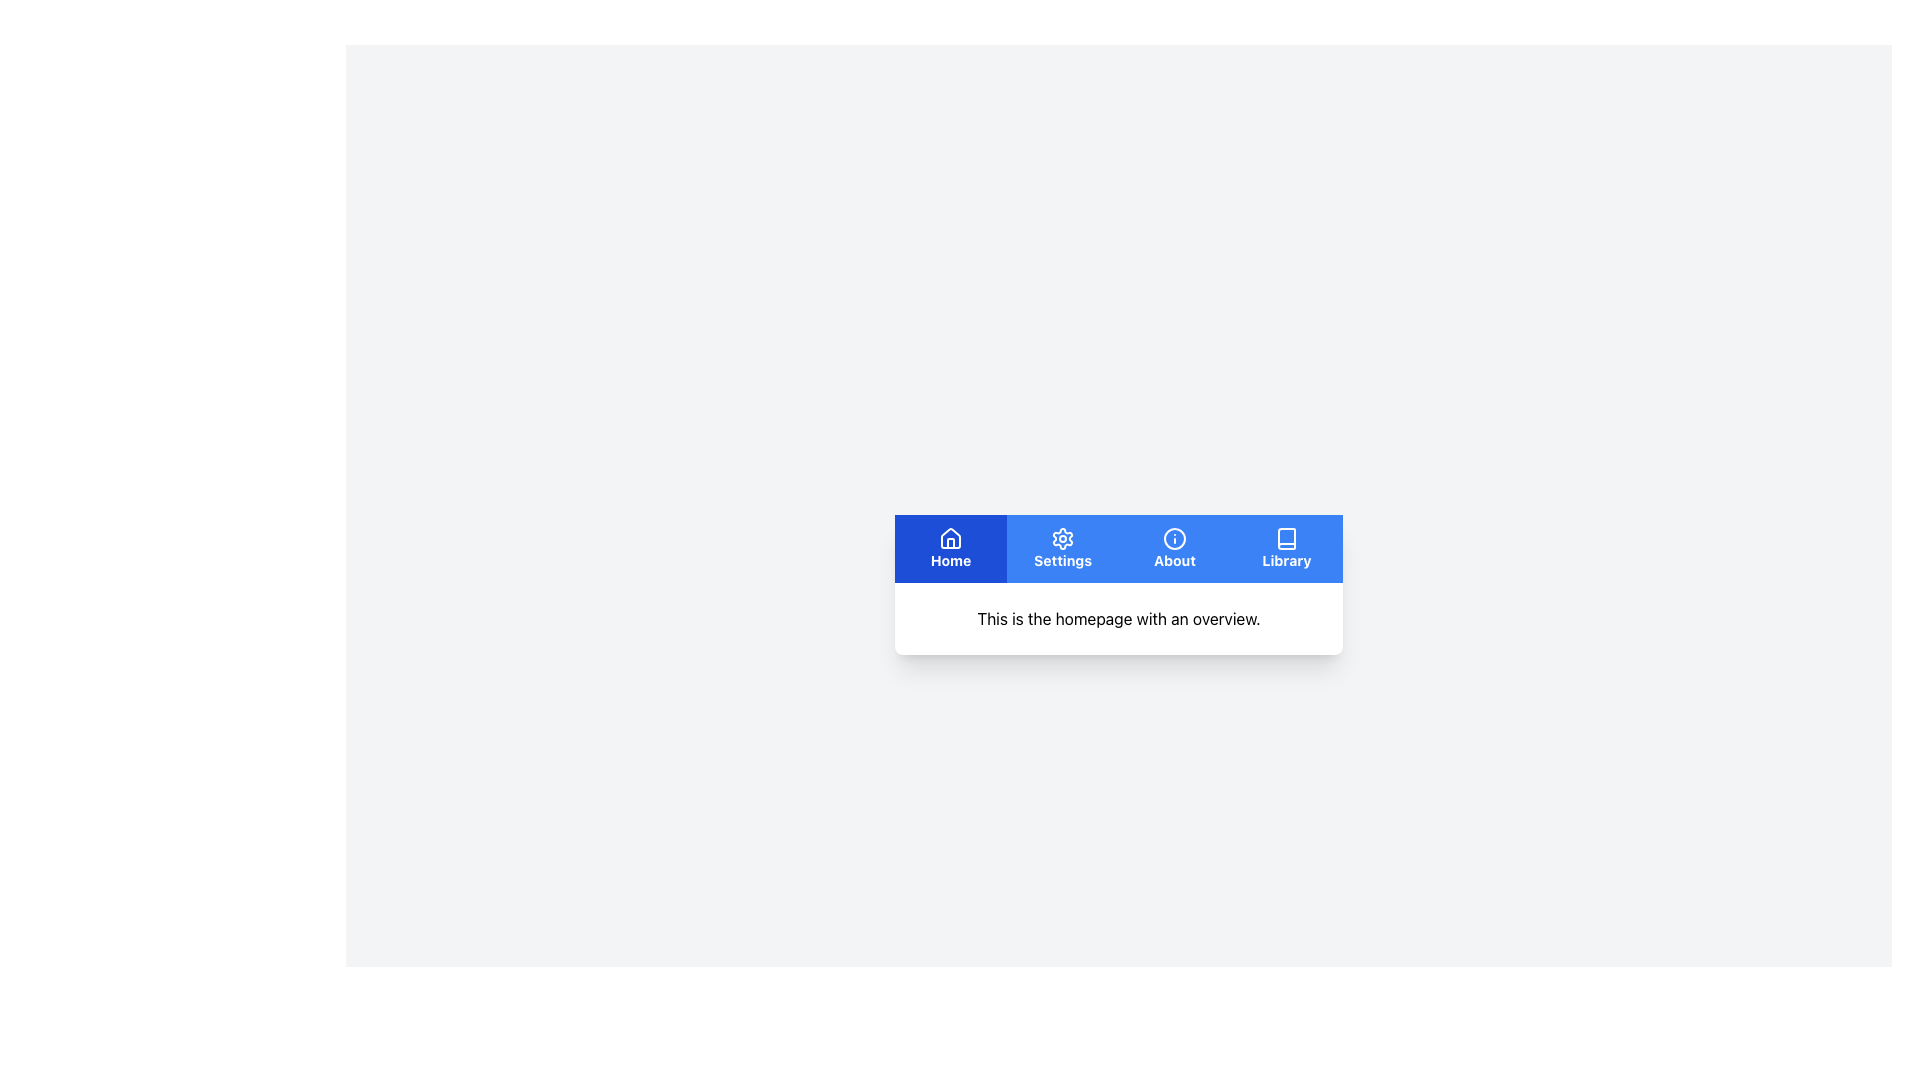 This screenshot has height=1080, width=1920. Describe the element at coordinates (1061, 548) in the screenshot. I see `the 'Settings' button in the navigation bar, which contains a gear icon at the top with the text 'Settings' beneath it` at that location.